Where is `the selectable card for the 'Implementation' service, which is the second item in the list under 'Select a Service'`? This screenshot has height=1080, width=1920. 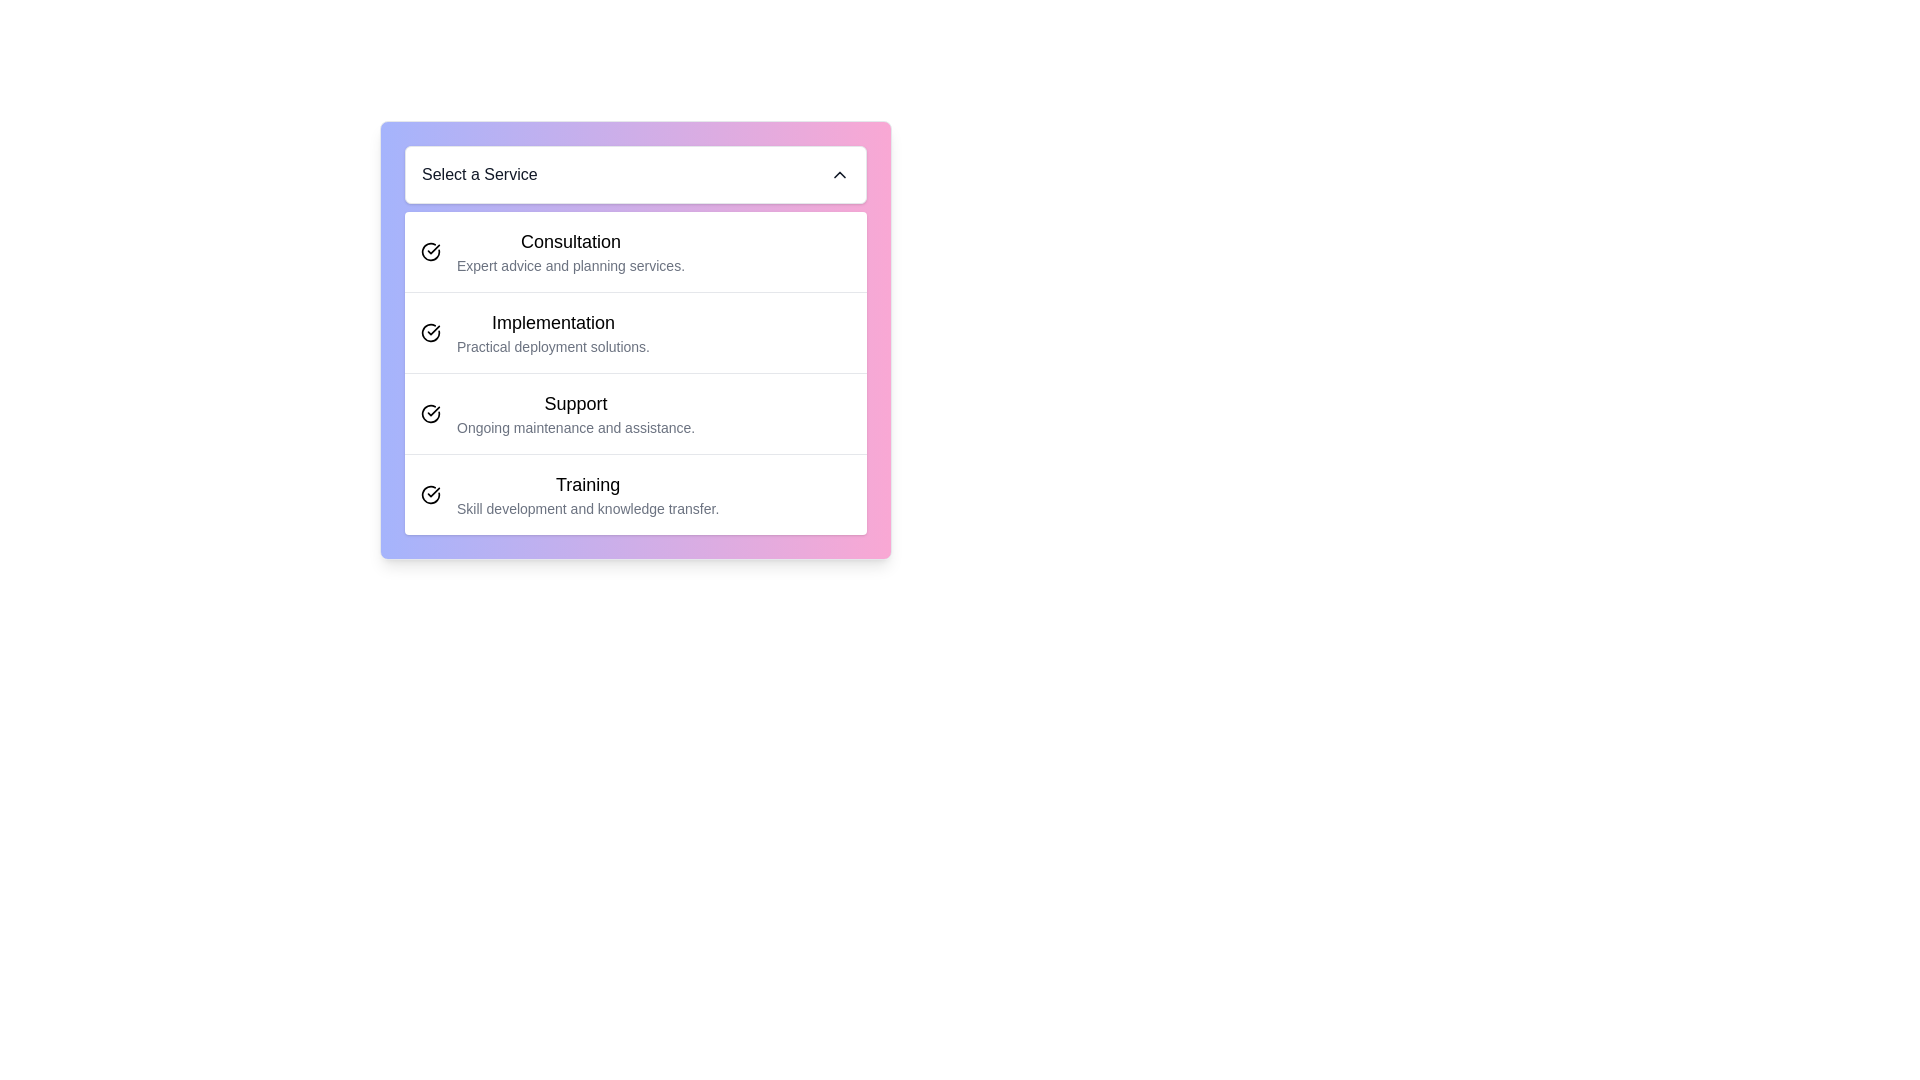
the selectable card for the 'Implementation' service, which is the second item in the list under 'Select a Service' is located at coordinates (634, 339).